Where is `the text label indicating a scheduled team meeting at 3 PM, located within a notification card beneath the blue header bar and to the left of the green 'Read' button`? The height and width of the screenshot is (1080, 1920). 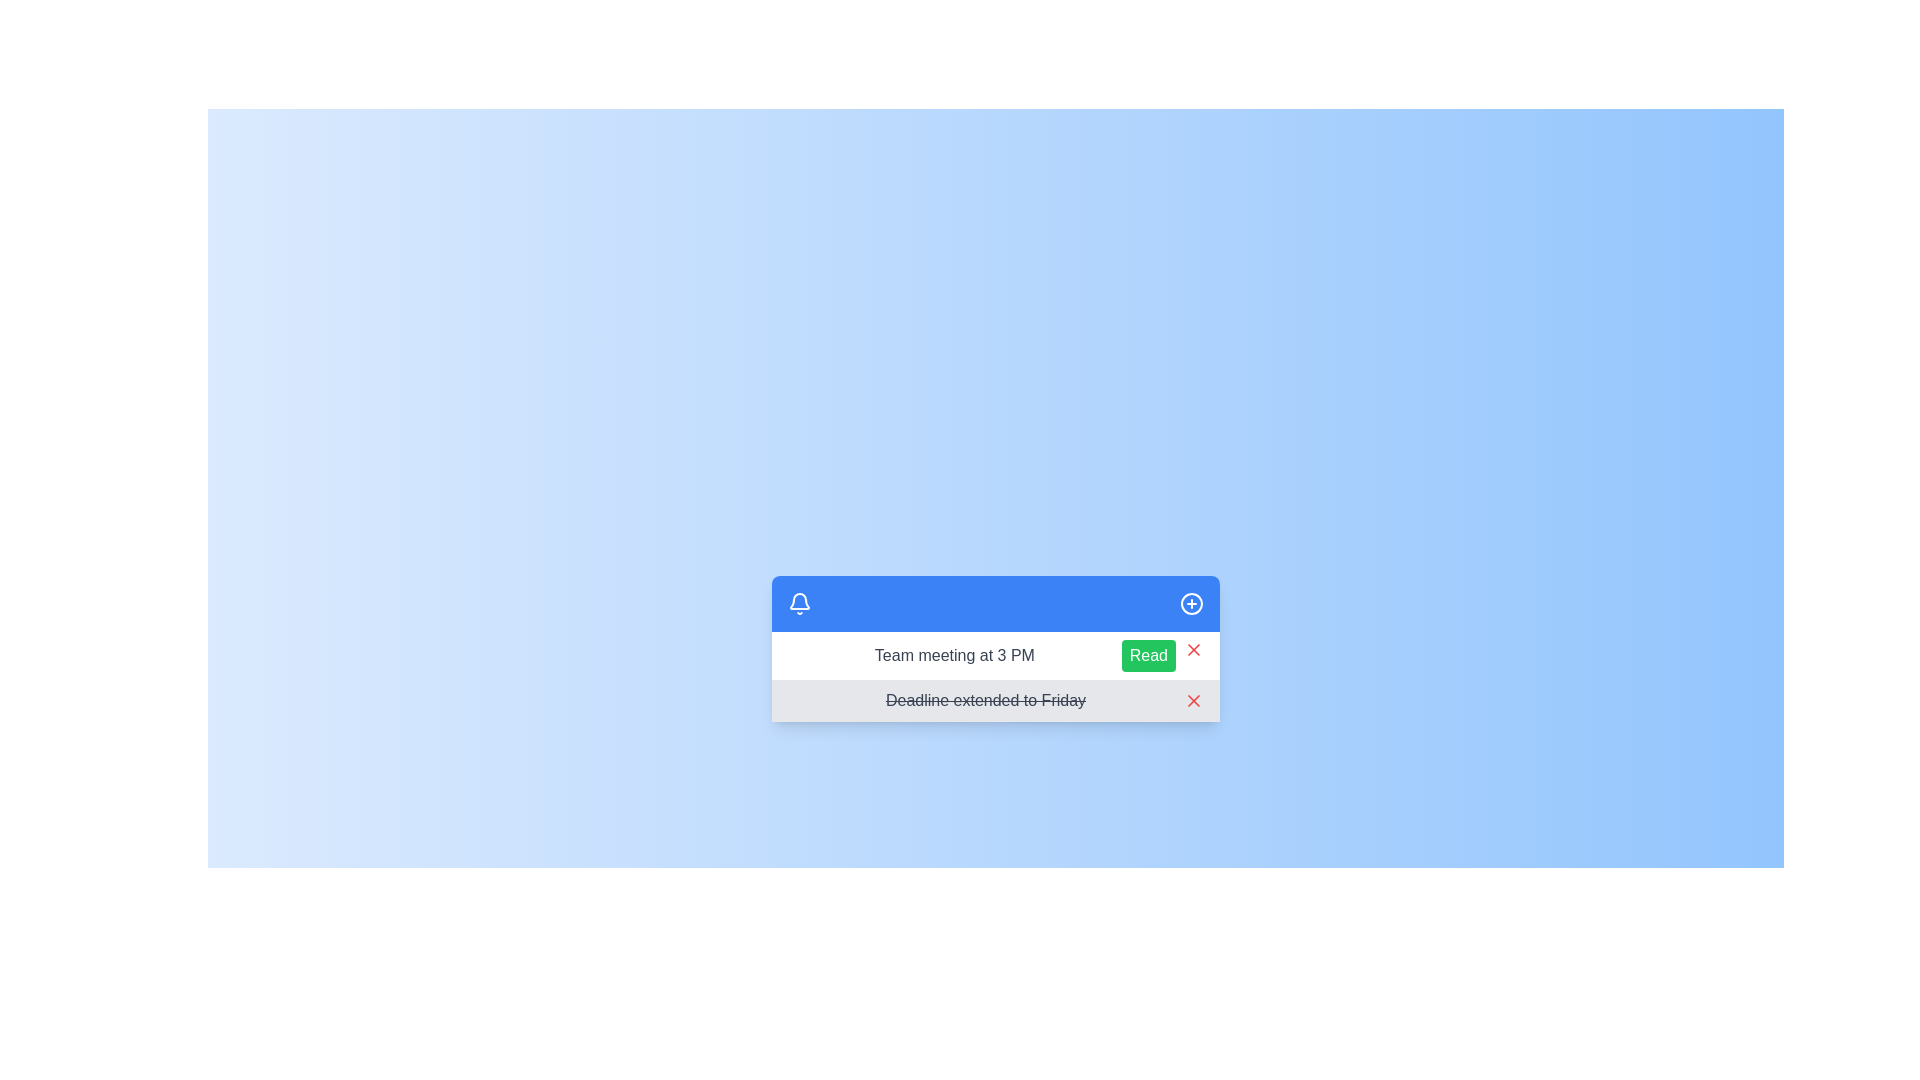 the text label indicating a scheduled team meeting at 3 PM, located within a notification card beneath the blue header bar and to the left of the green 'Read' button is located at coordinates (953, 655).